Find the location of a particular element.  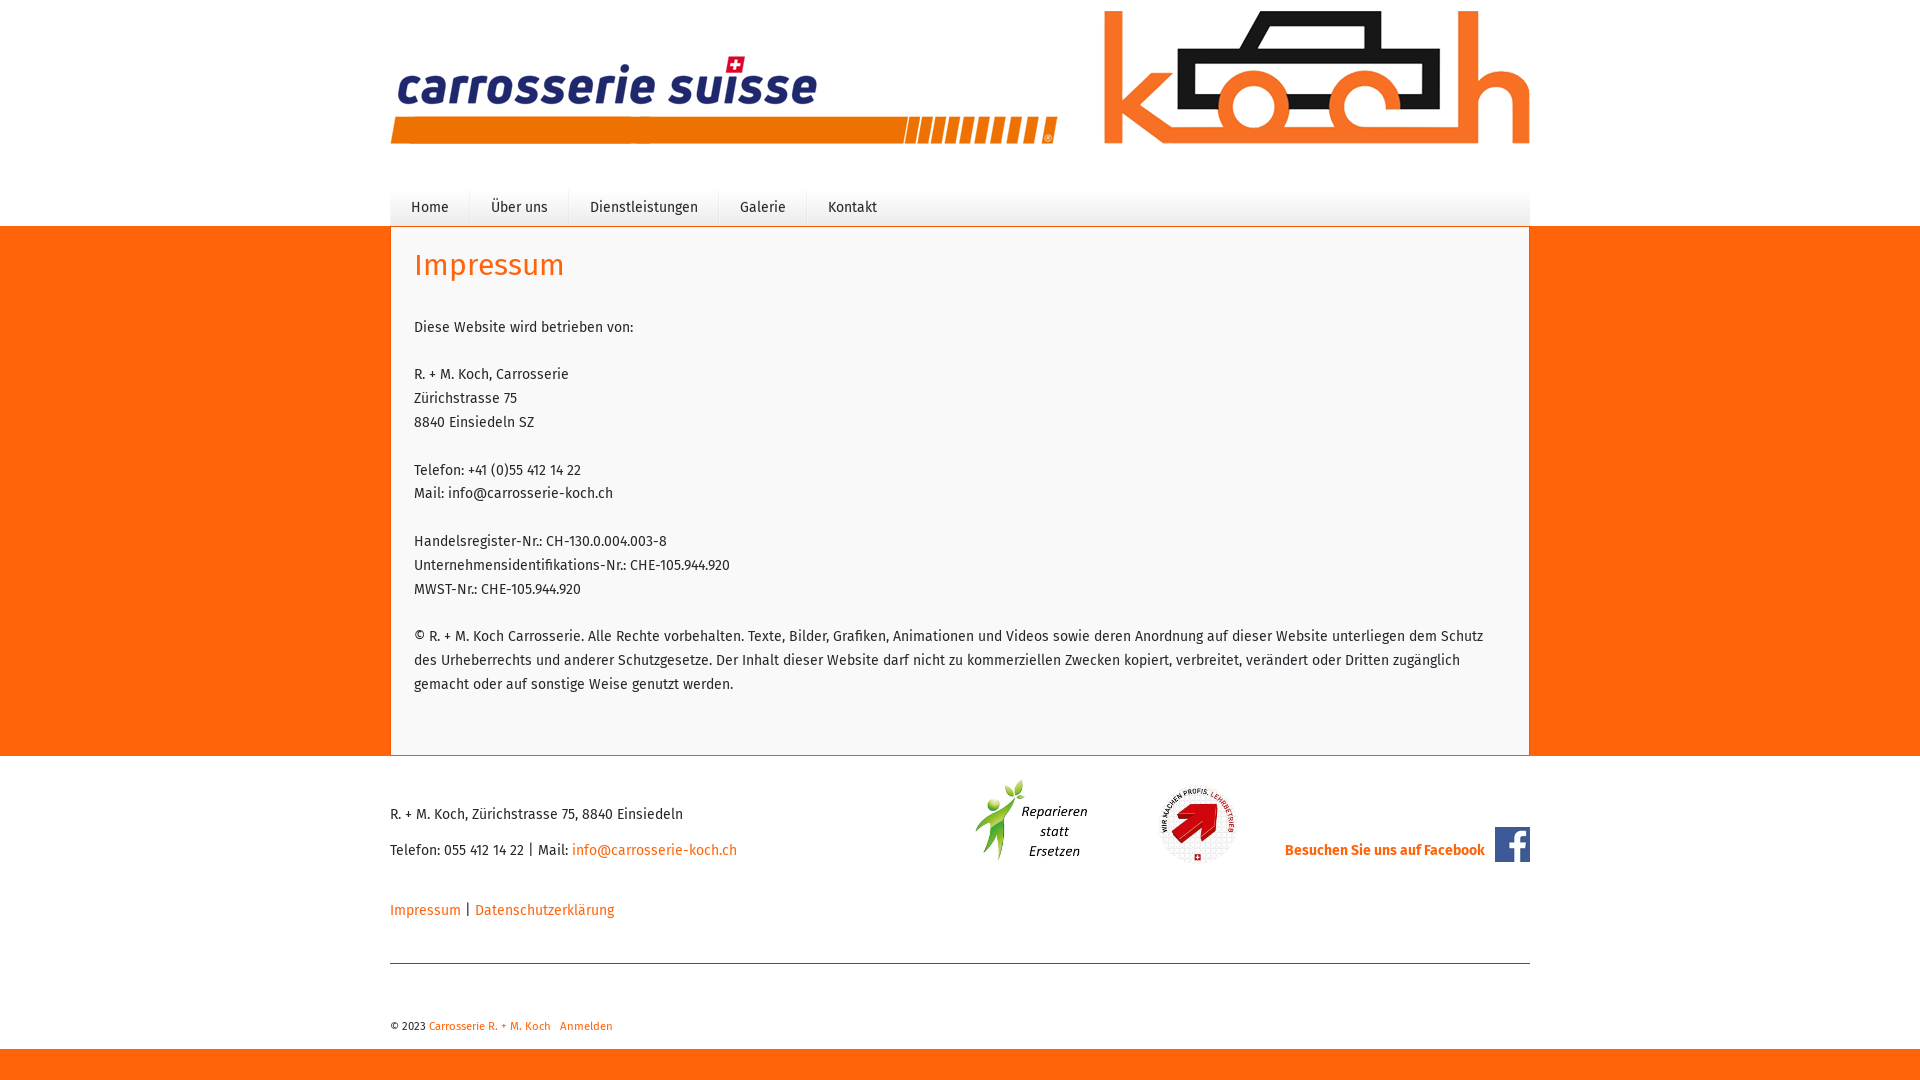

'Galerie' is located at coordinates (762, 208).